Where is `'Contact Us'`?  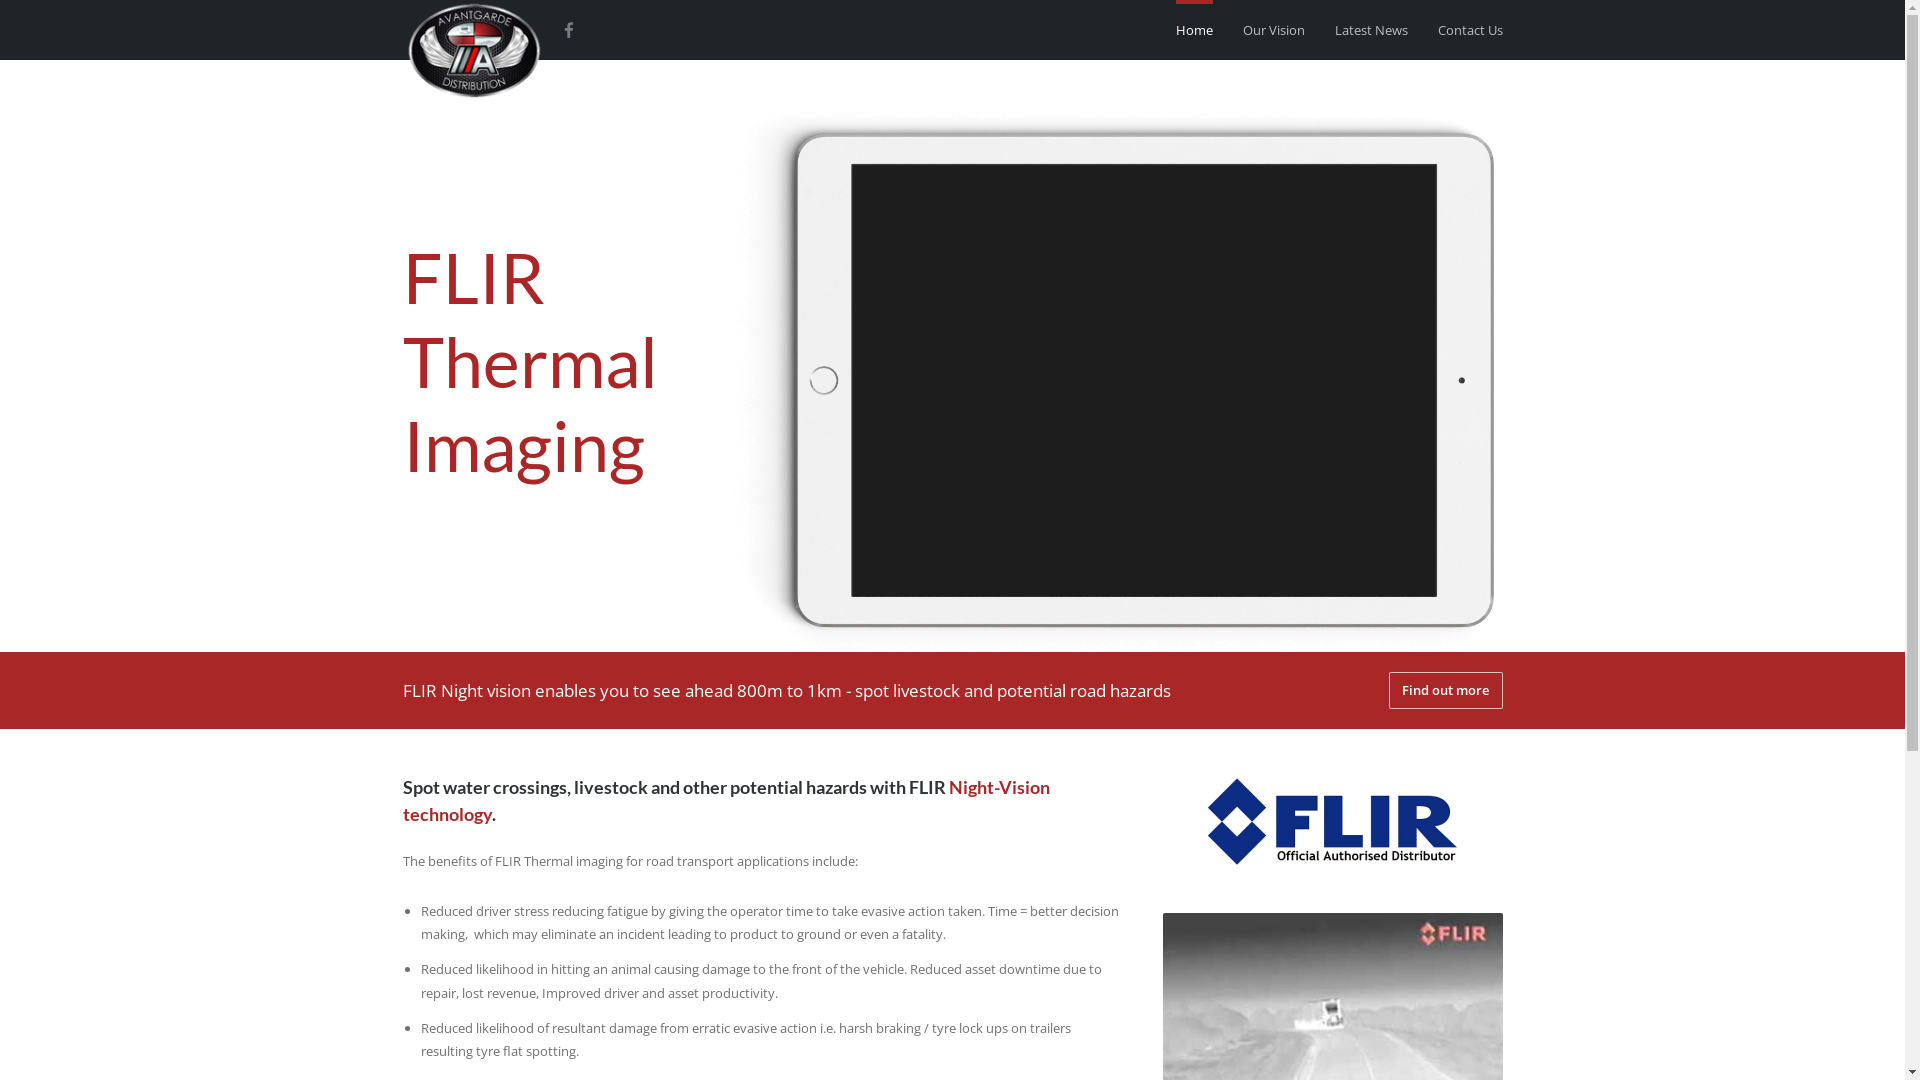
'Contact Us' is located at coordinates (1470, 30).